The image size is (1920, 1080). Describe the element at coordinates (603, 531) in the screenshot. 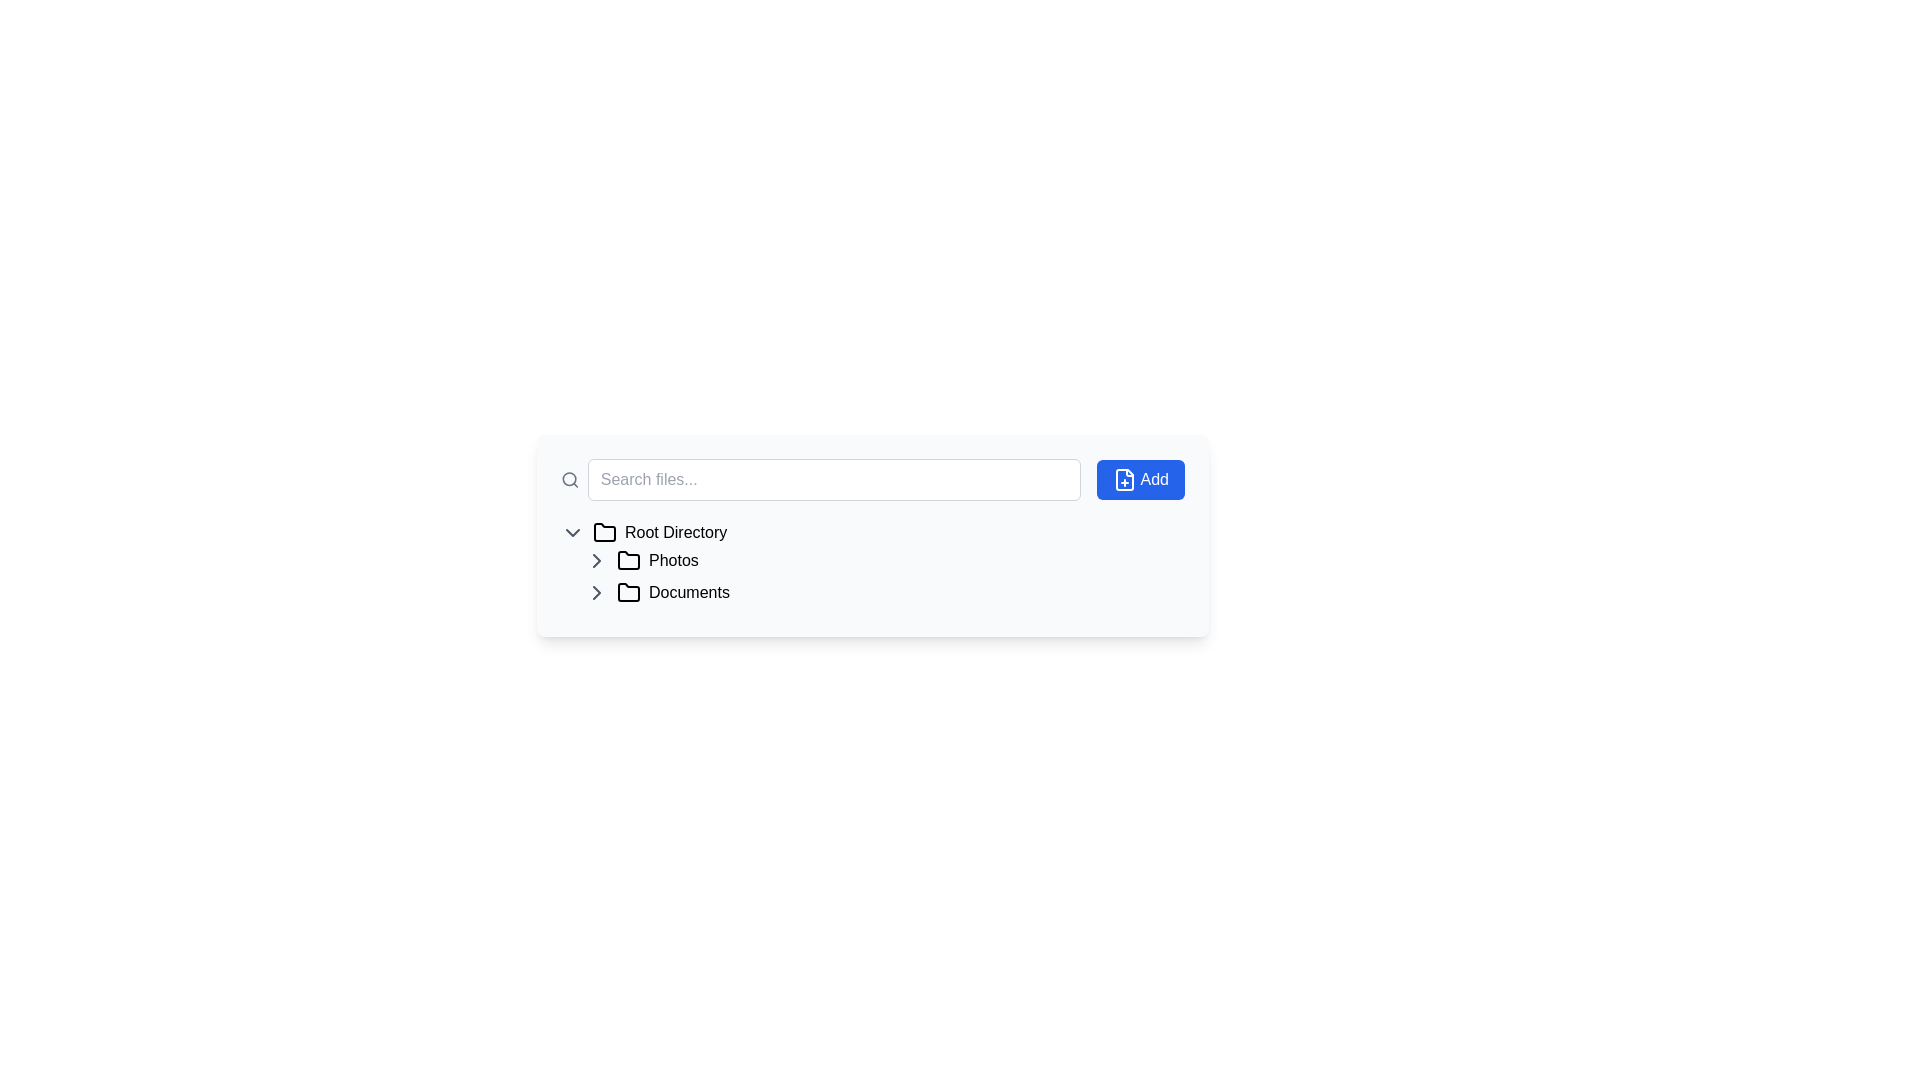

I see `the folder icon representing the Root Directory` at that location.